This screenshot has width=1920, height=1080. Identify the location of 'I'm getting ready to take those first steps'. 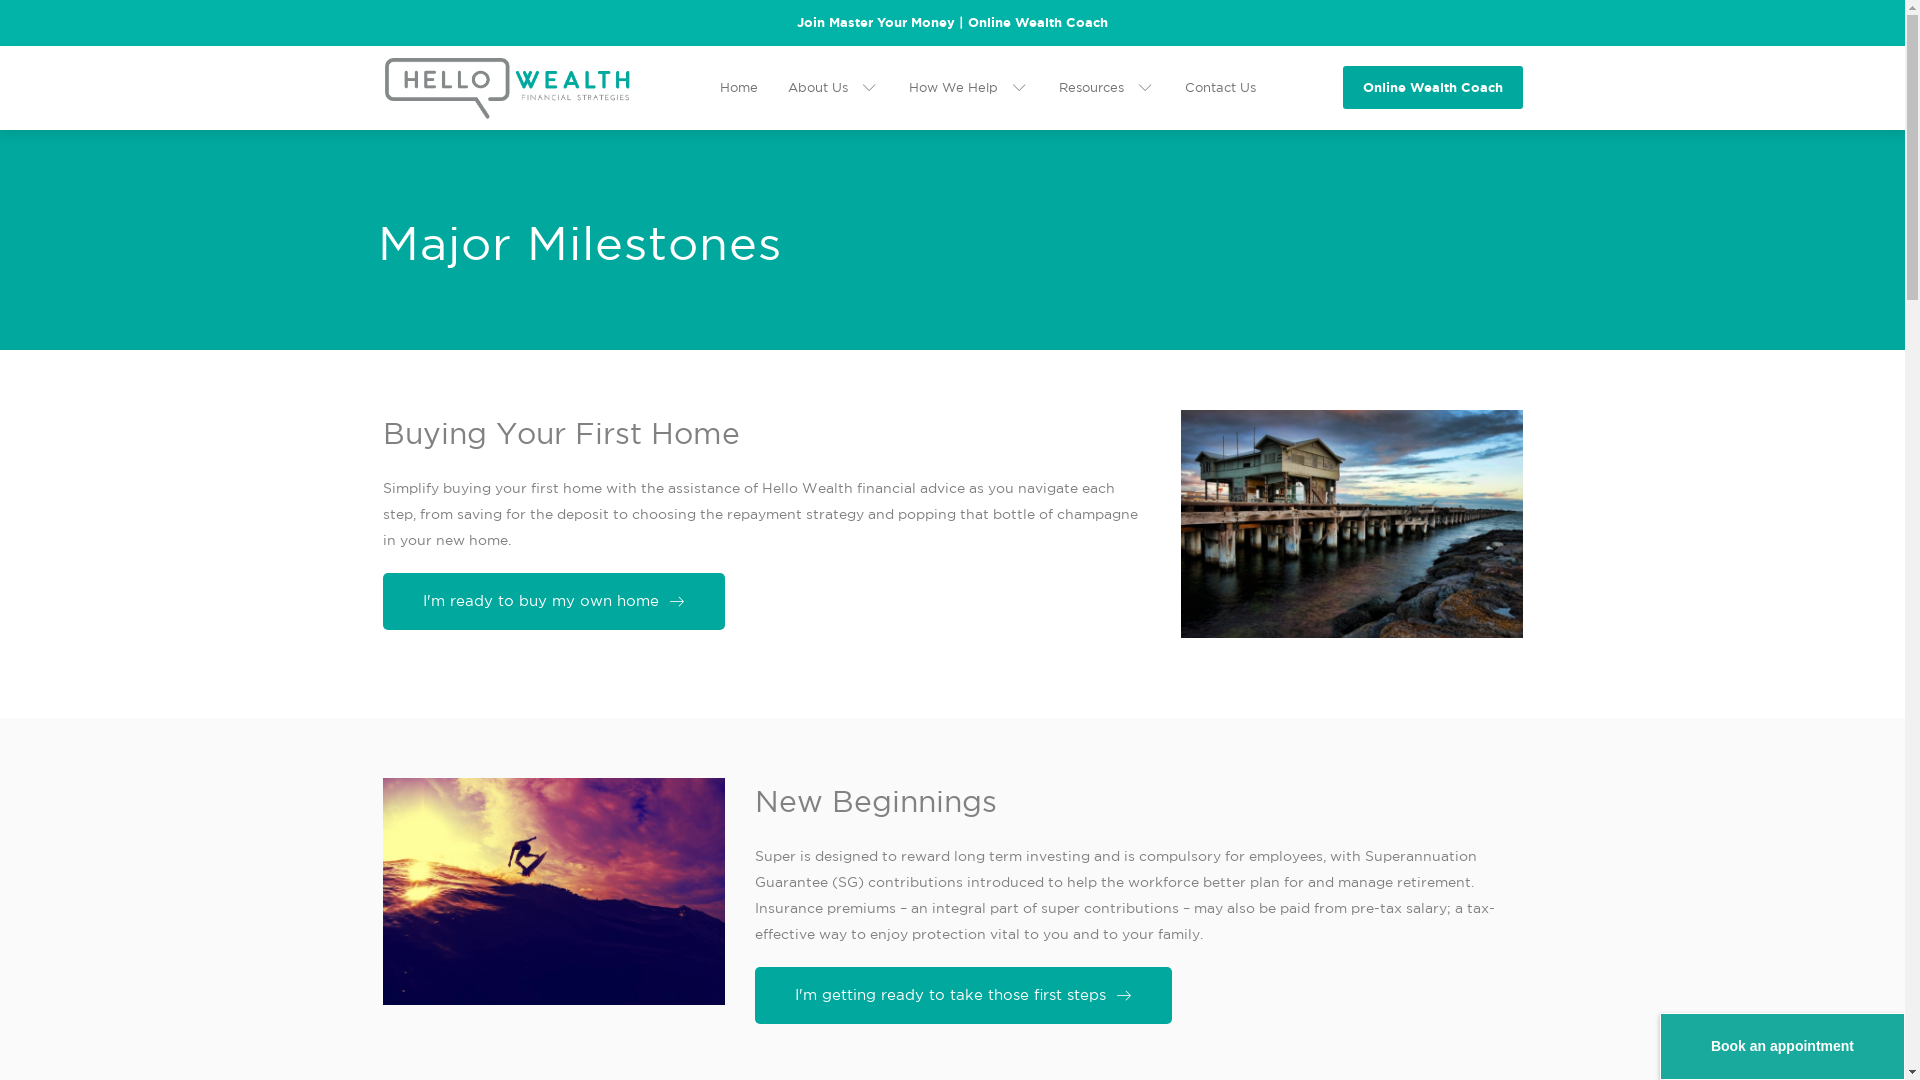
(962, 995).